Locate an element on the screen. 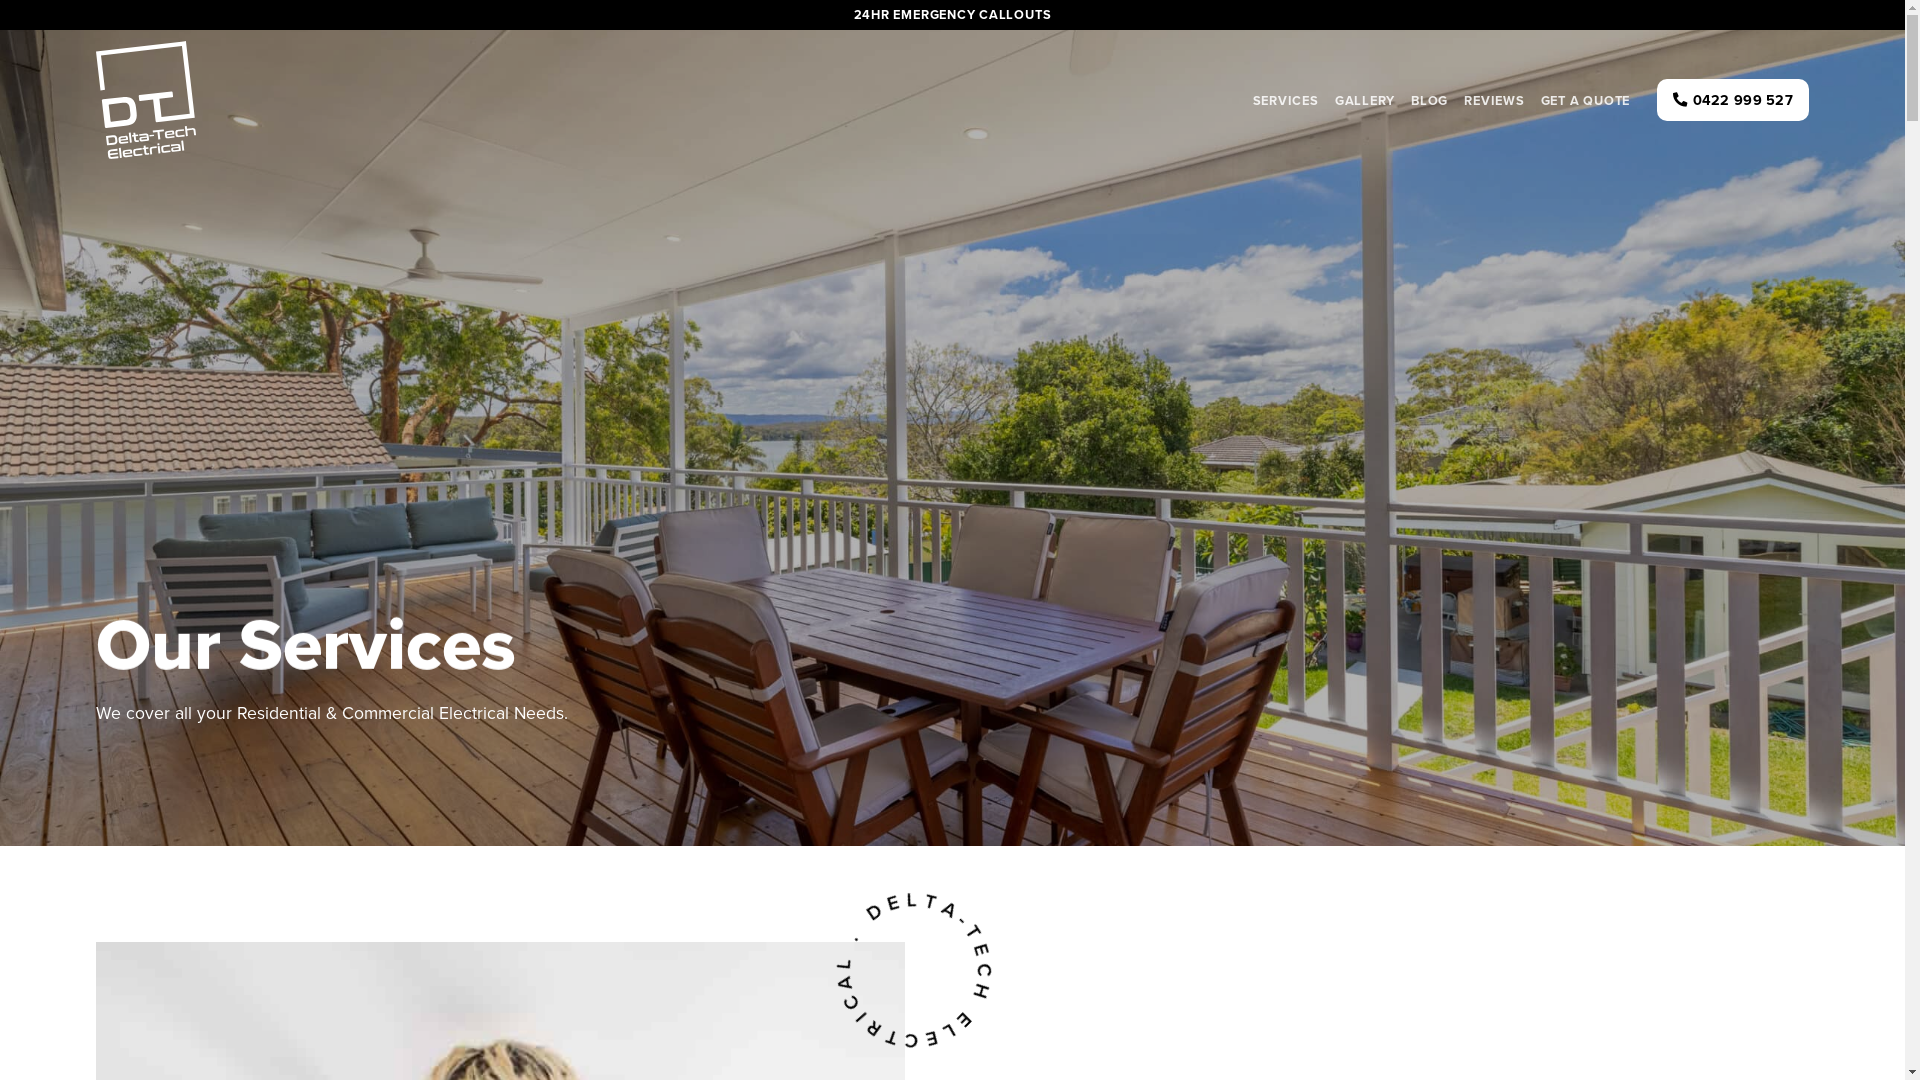  'SERVICES' is located at coordinates (1286, 99).